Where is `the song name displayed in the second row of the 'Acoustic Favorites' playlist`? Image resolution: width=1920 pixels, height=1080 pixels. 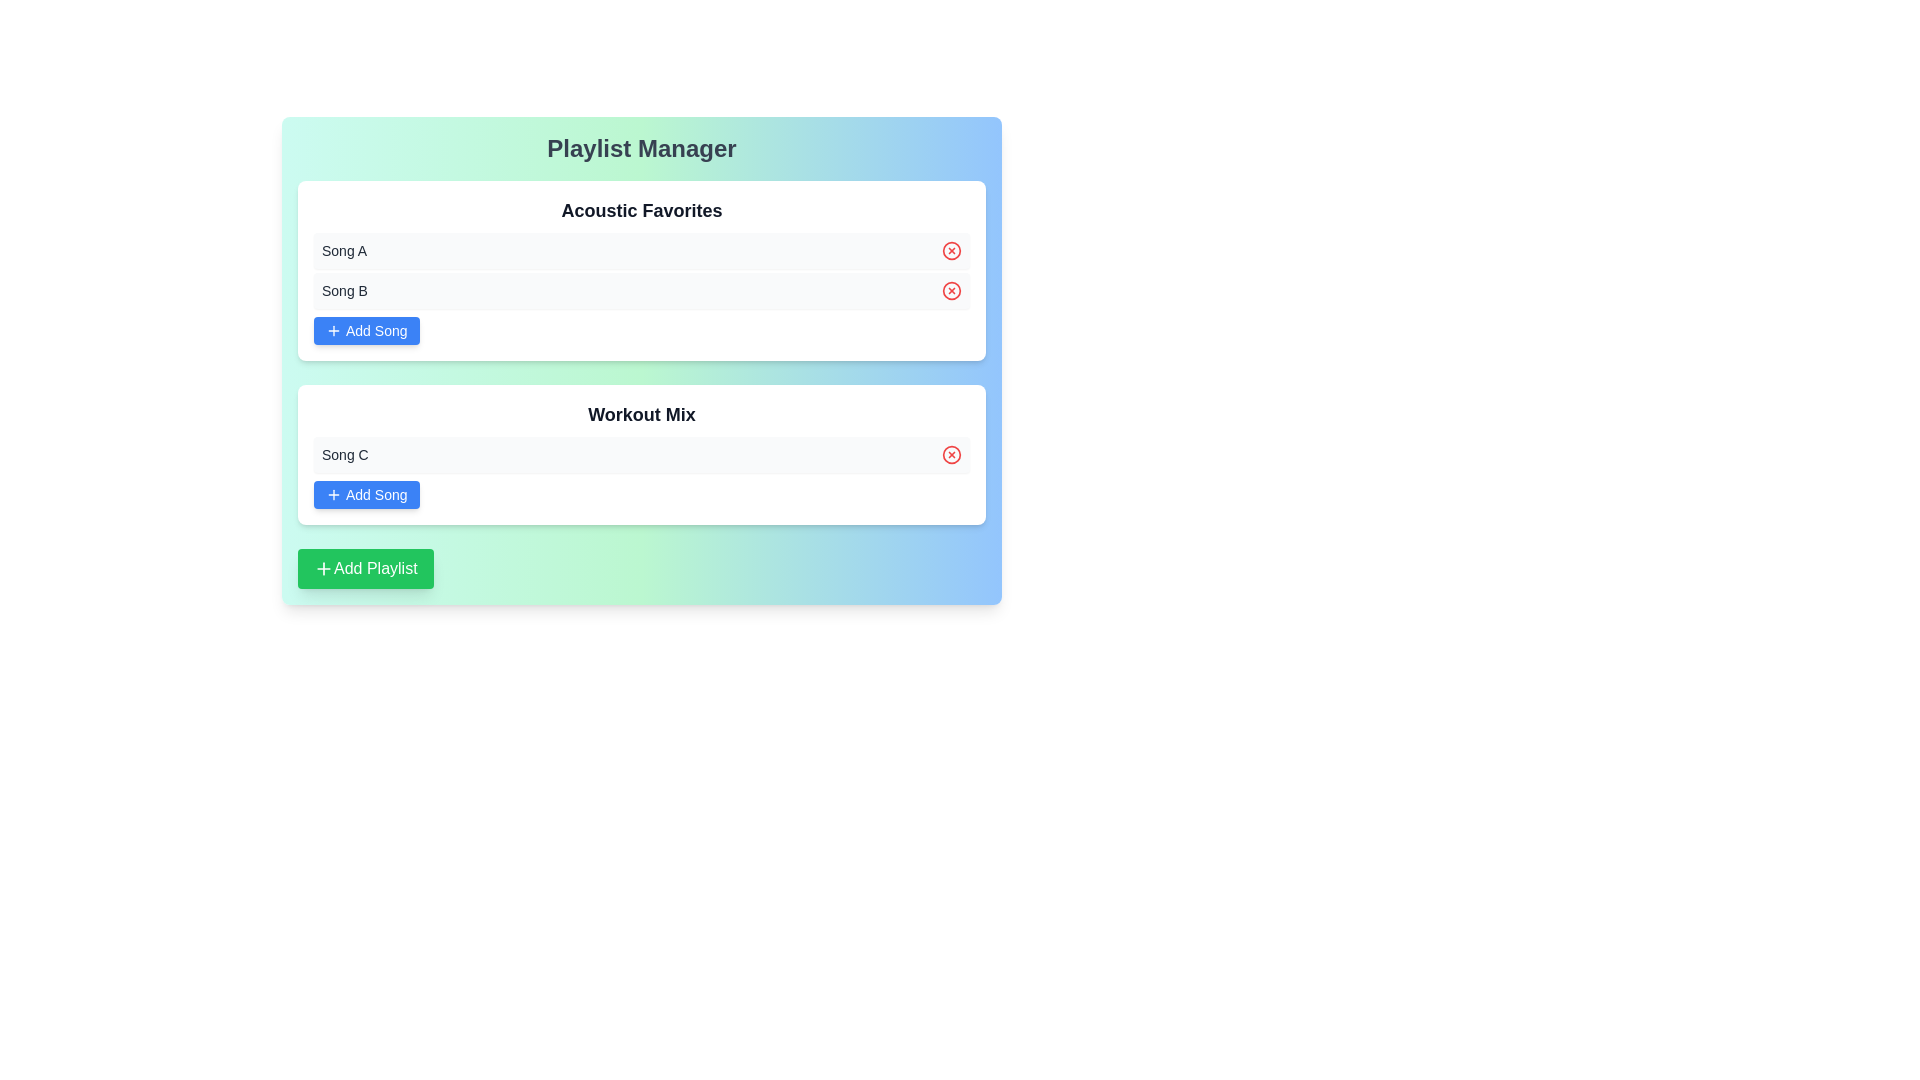 the song name displayed in the second row of the 'Acoustic Favorites' playlist is located at coordinates (642, 290).